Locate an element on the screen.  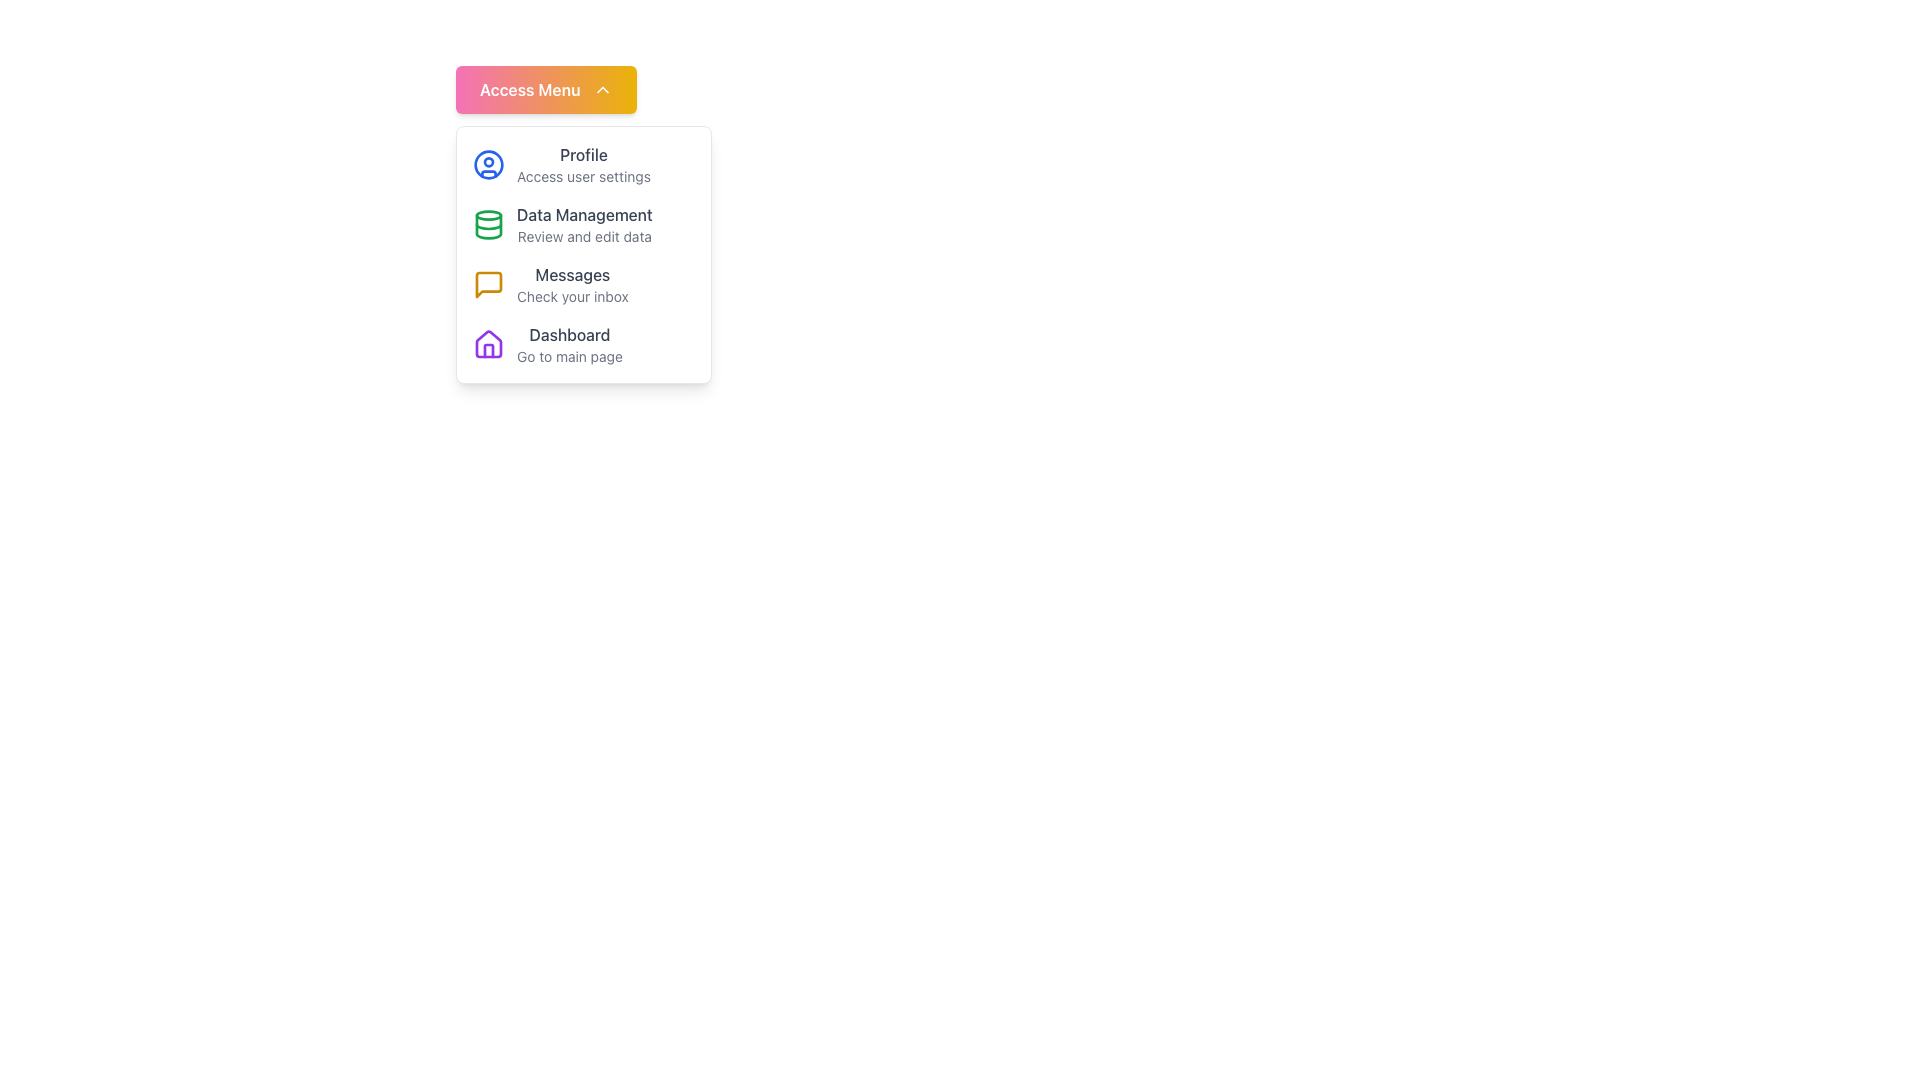
the first menu option entry directly beneath the 'Access Menu' label is located at coordinates (583, 164).